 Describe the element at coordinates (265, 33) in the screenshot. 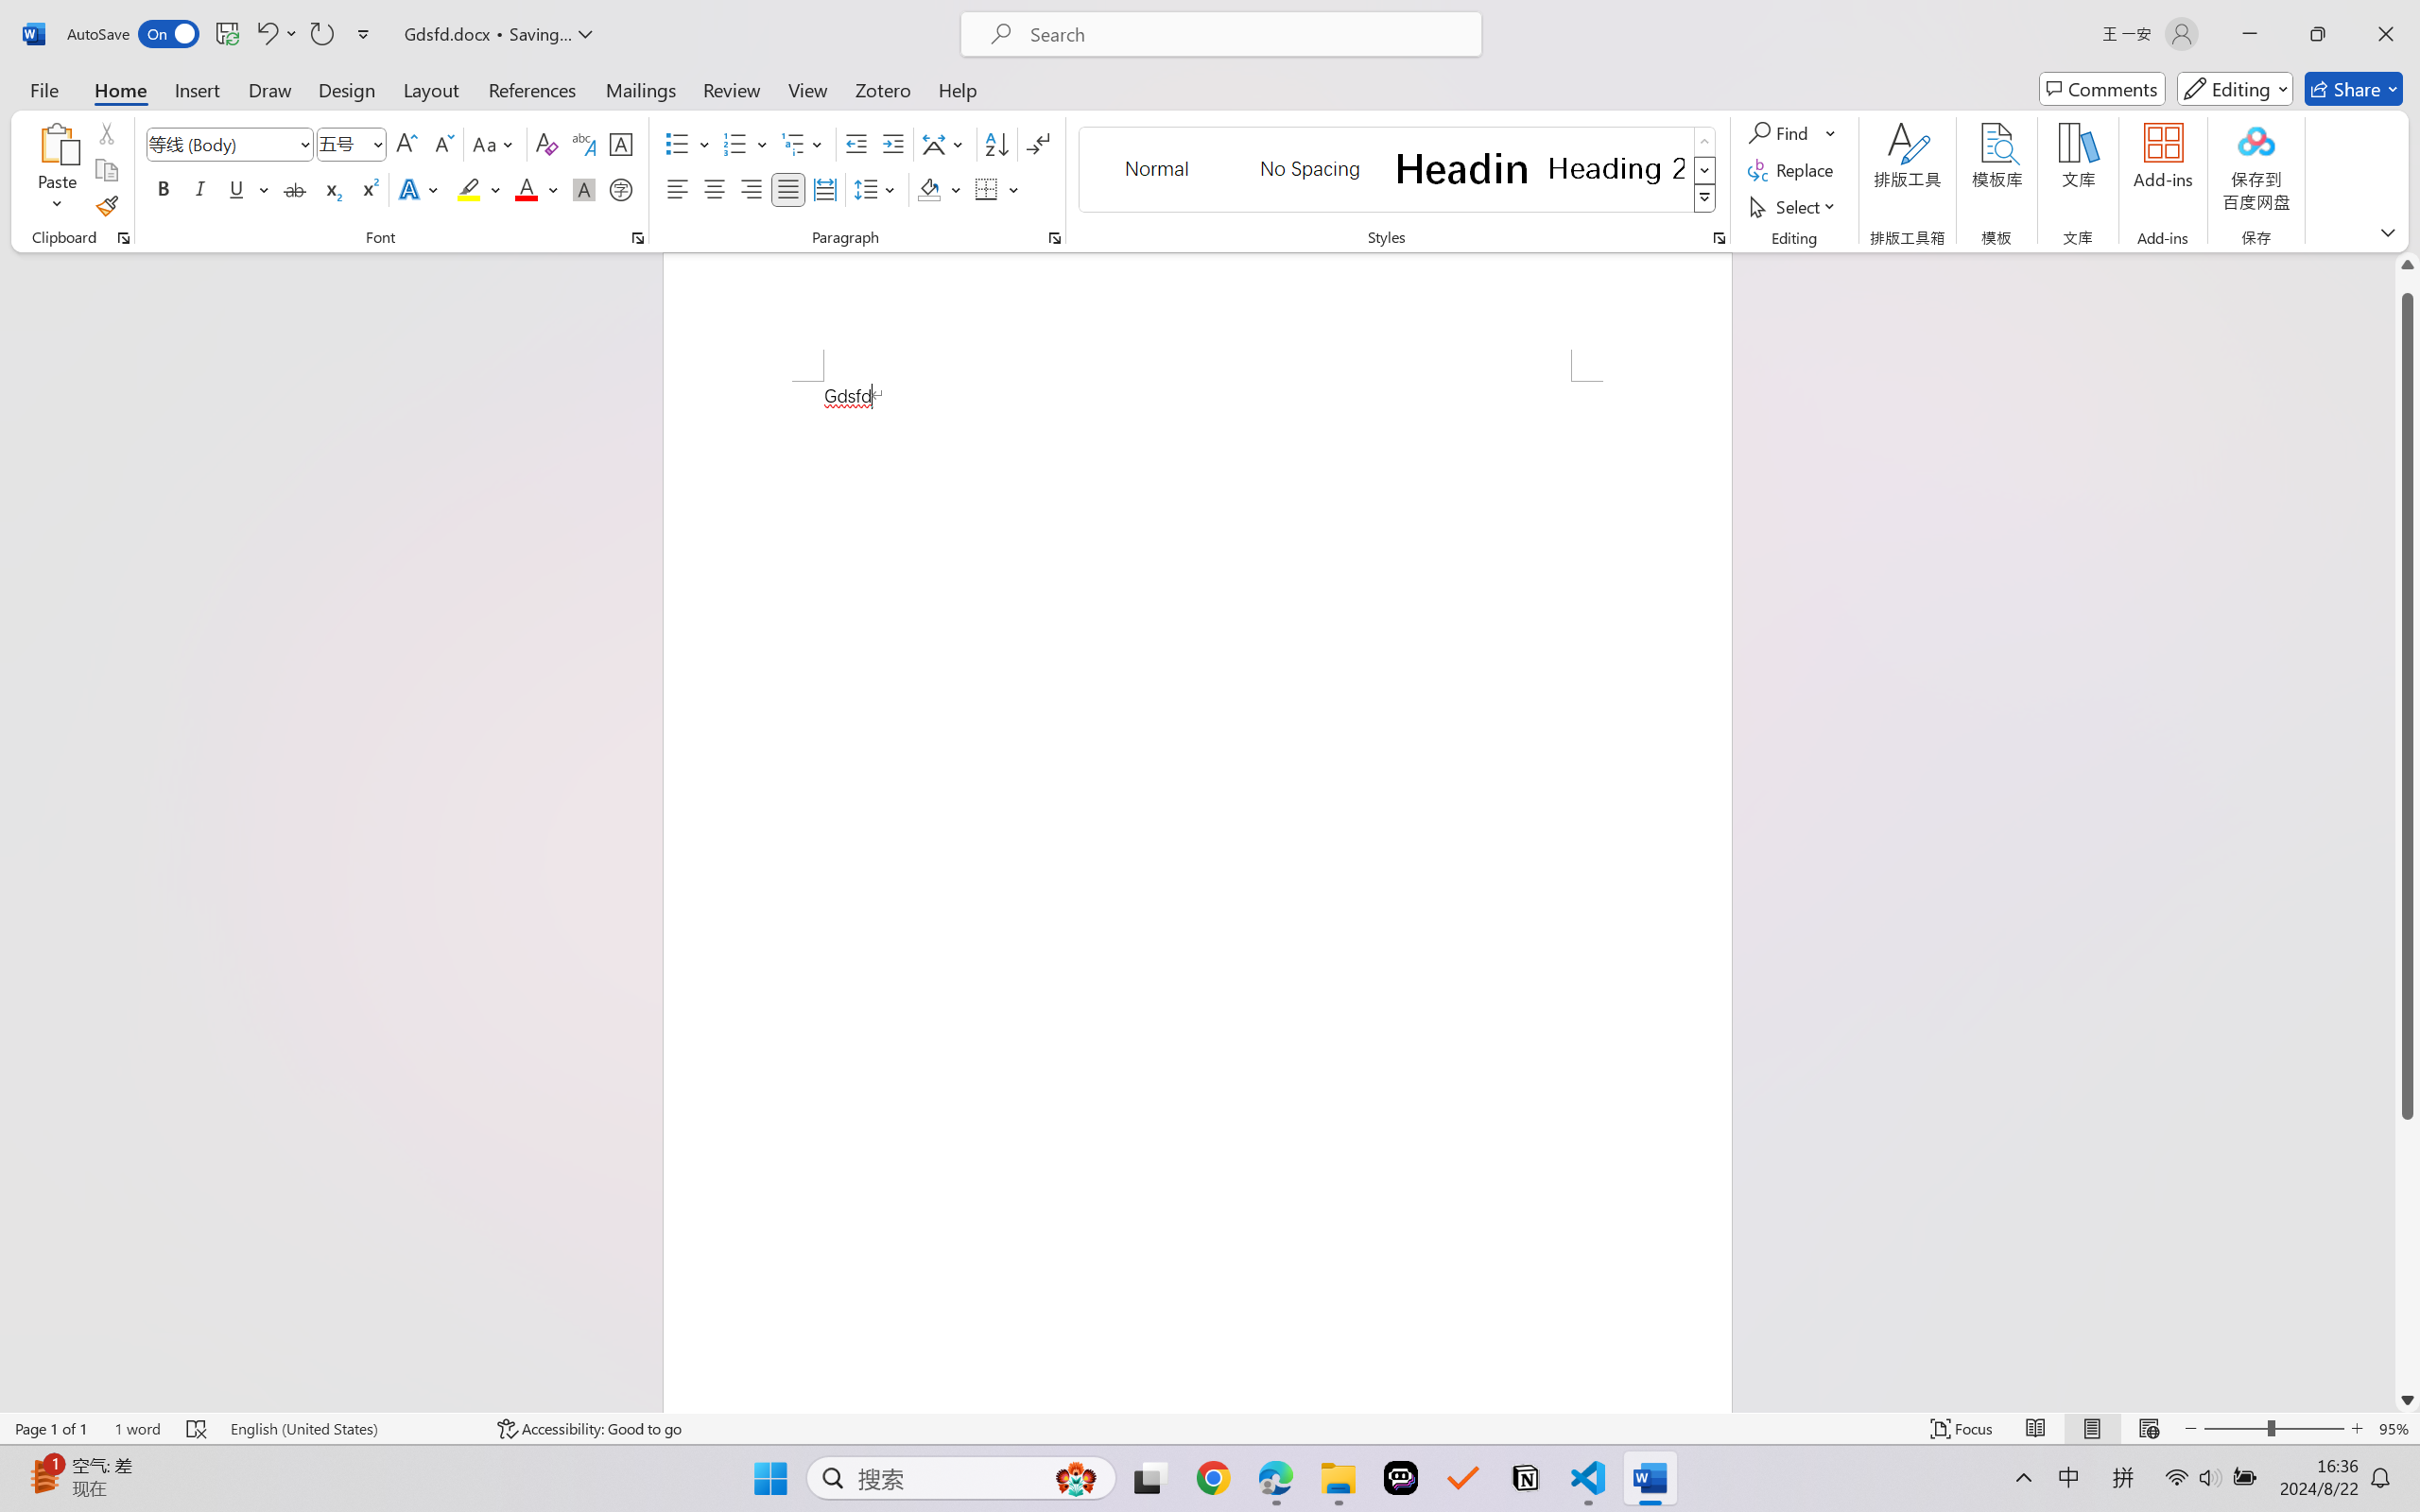

I see `'Undo Style'` at that location.